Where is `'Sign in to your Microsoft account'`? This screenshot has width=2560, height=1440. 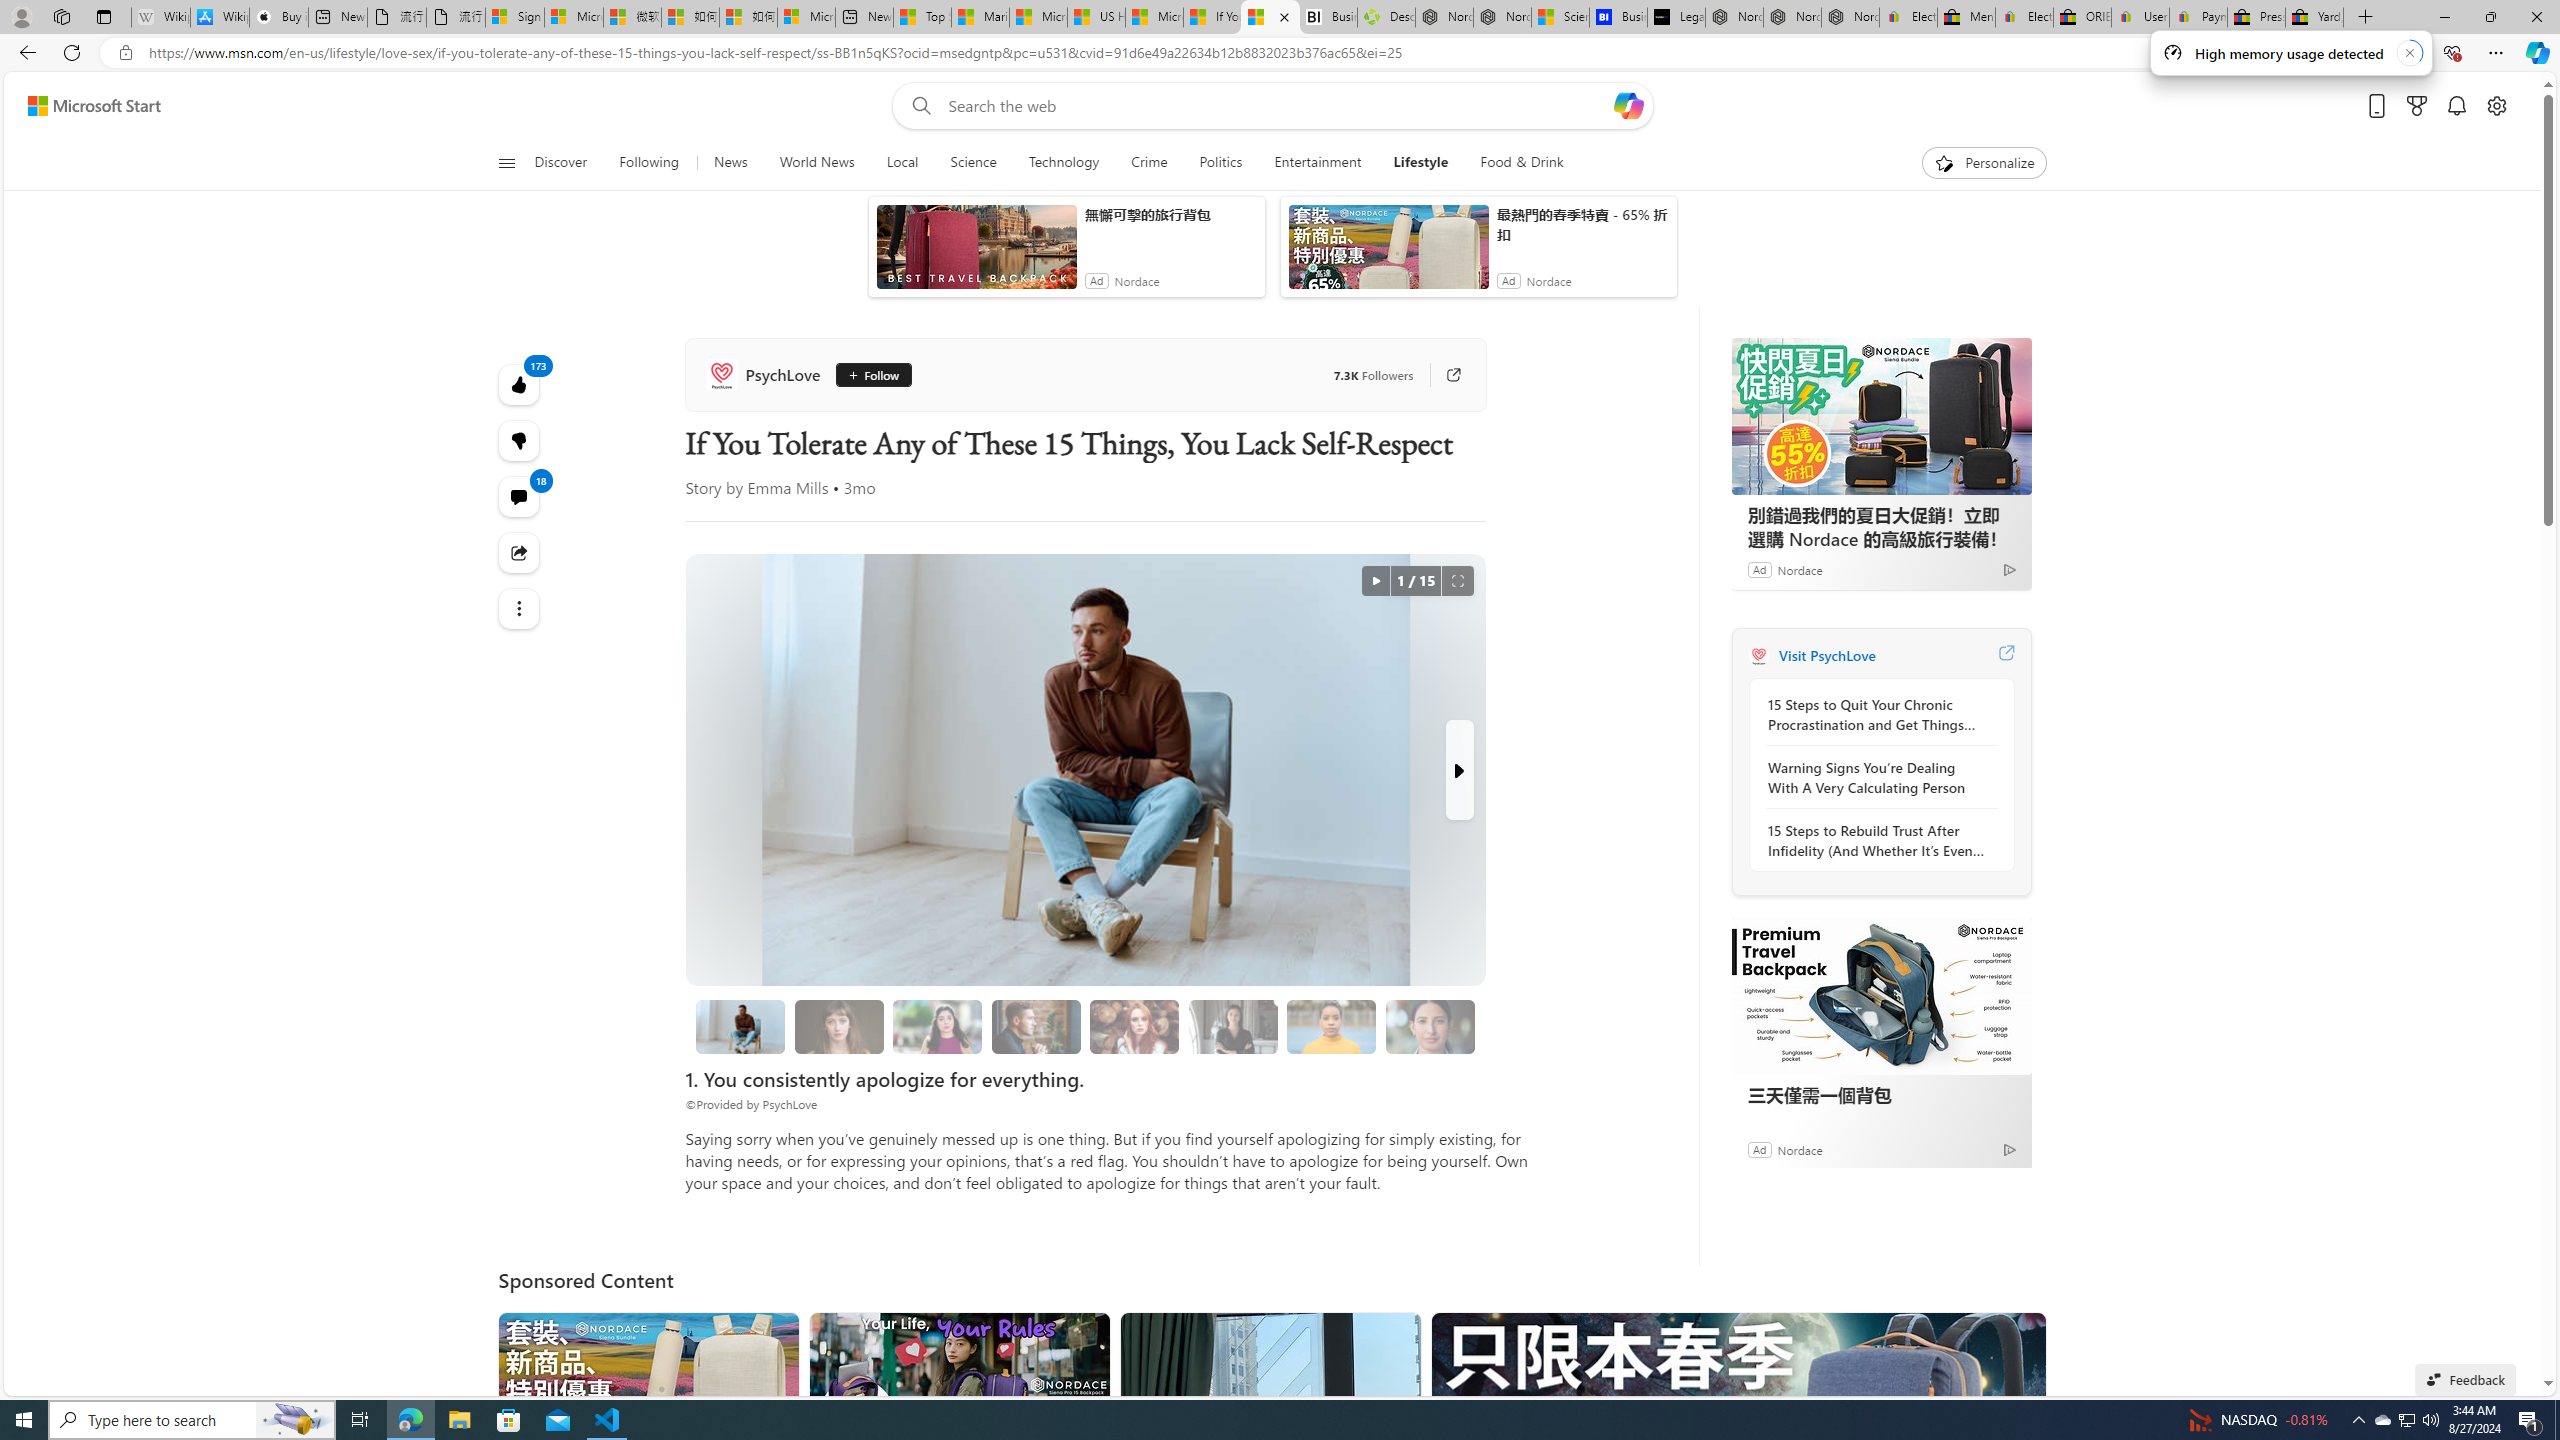 'Sign in to your Microsoft account' is located at coordinates (513, 16).